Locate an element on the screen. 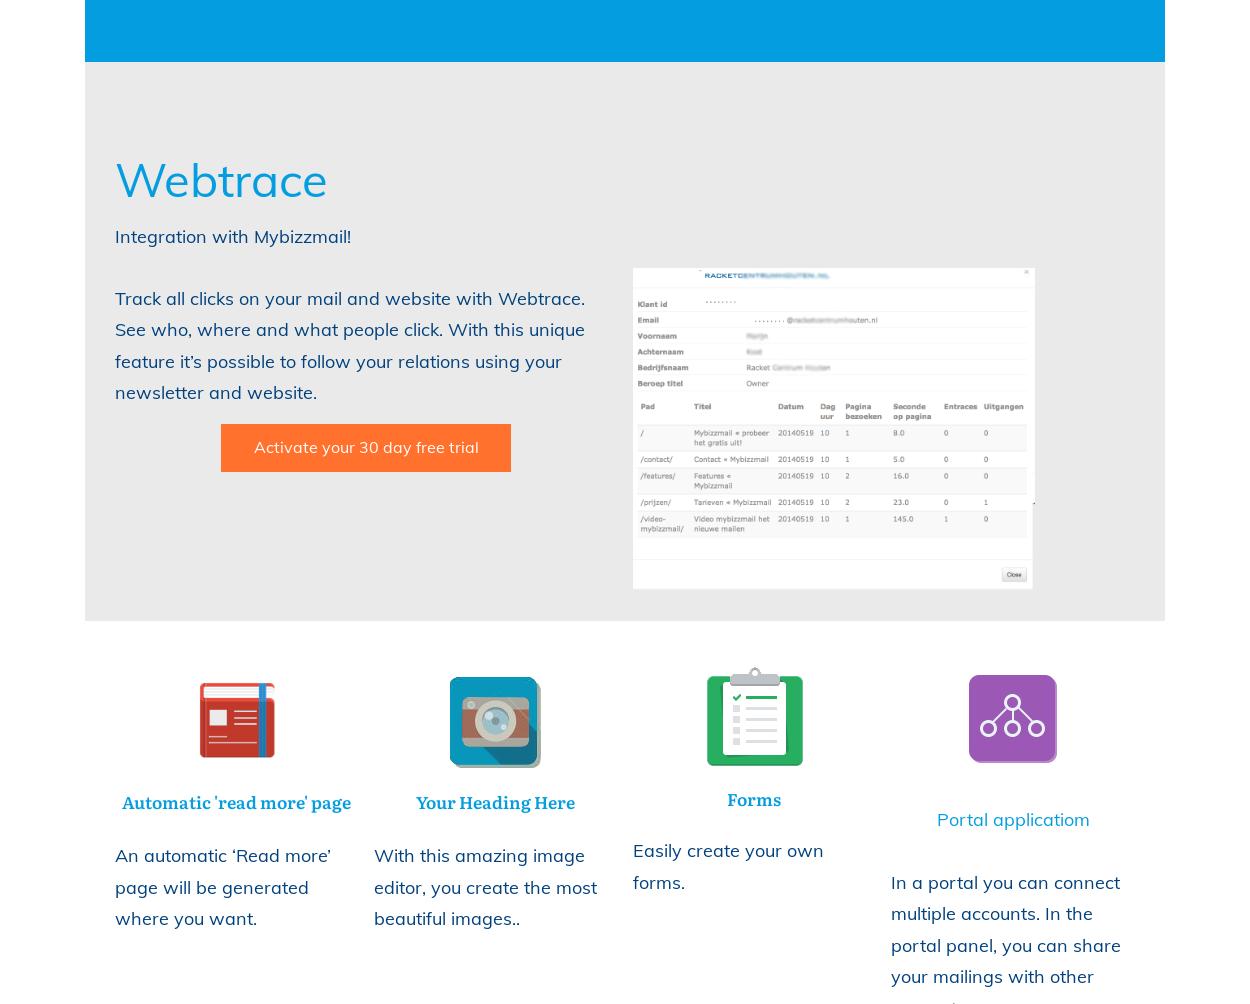 This screenshot has height=1004, width=1250. 'Webtrace' is located at coordinates (220, 177).